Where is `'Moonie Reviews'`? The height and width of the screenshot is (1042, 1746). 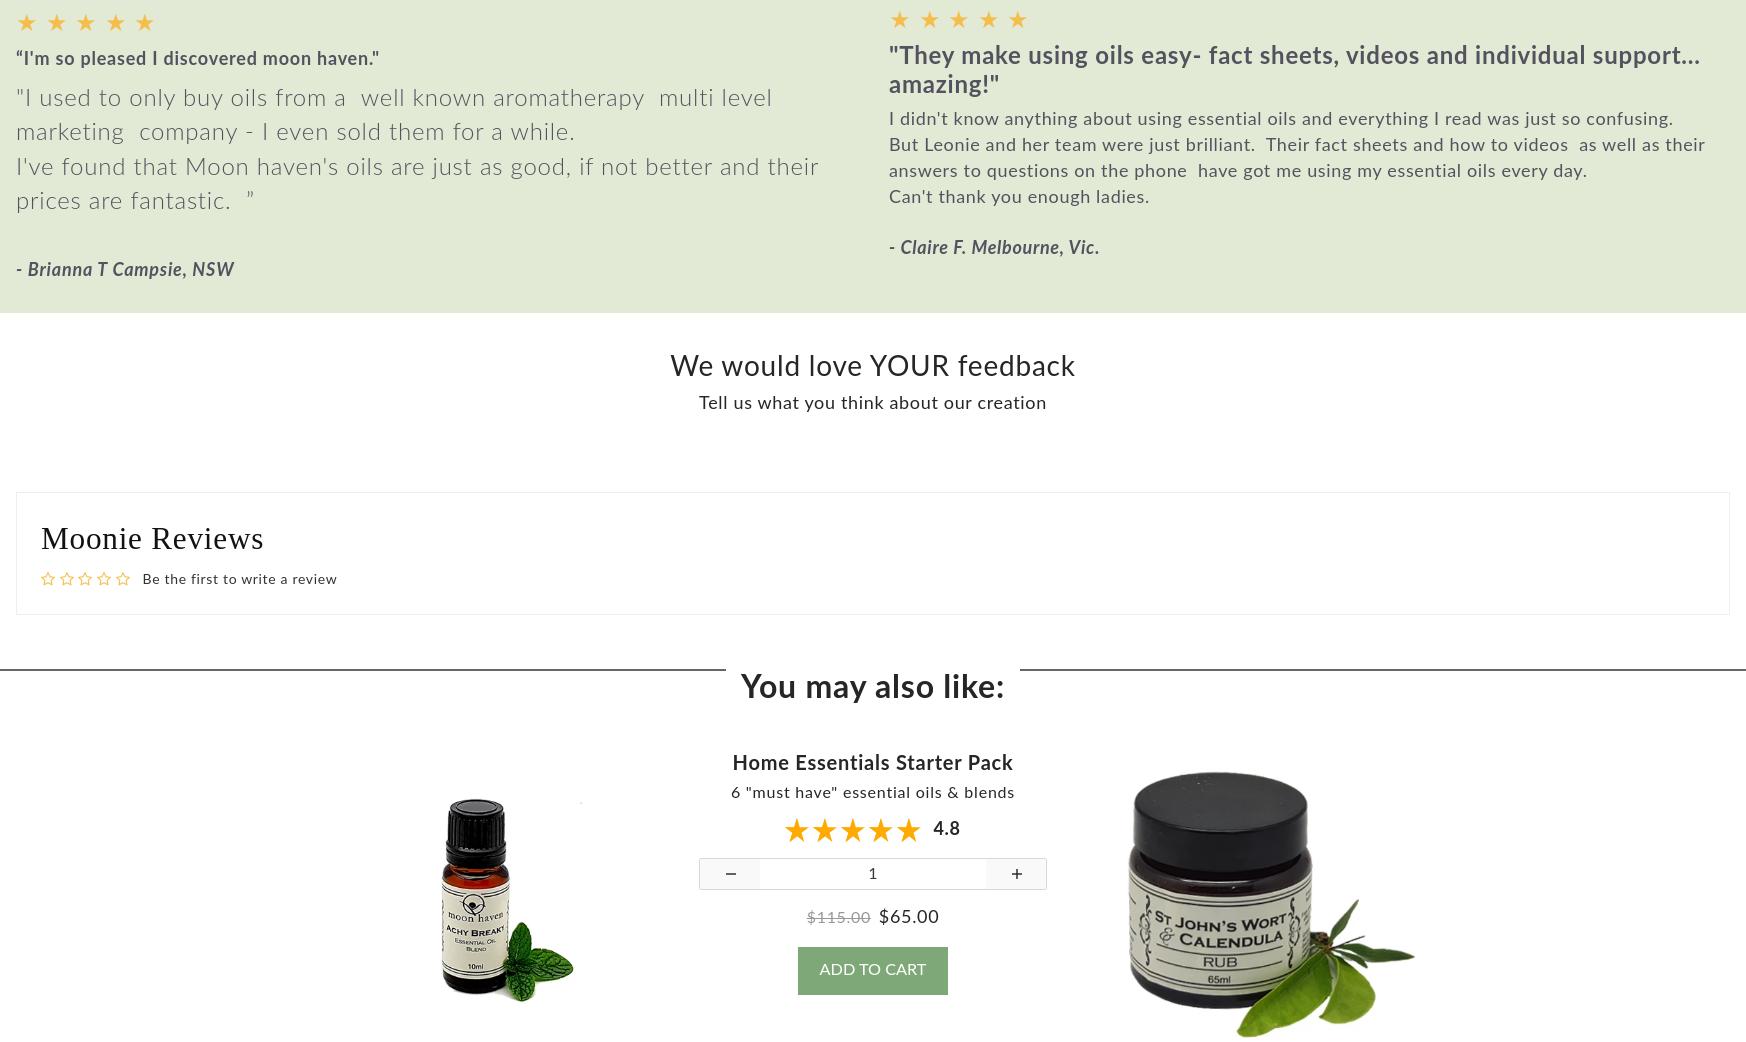
'Moonie Reviews' is located at coordinates (152, 552).